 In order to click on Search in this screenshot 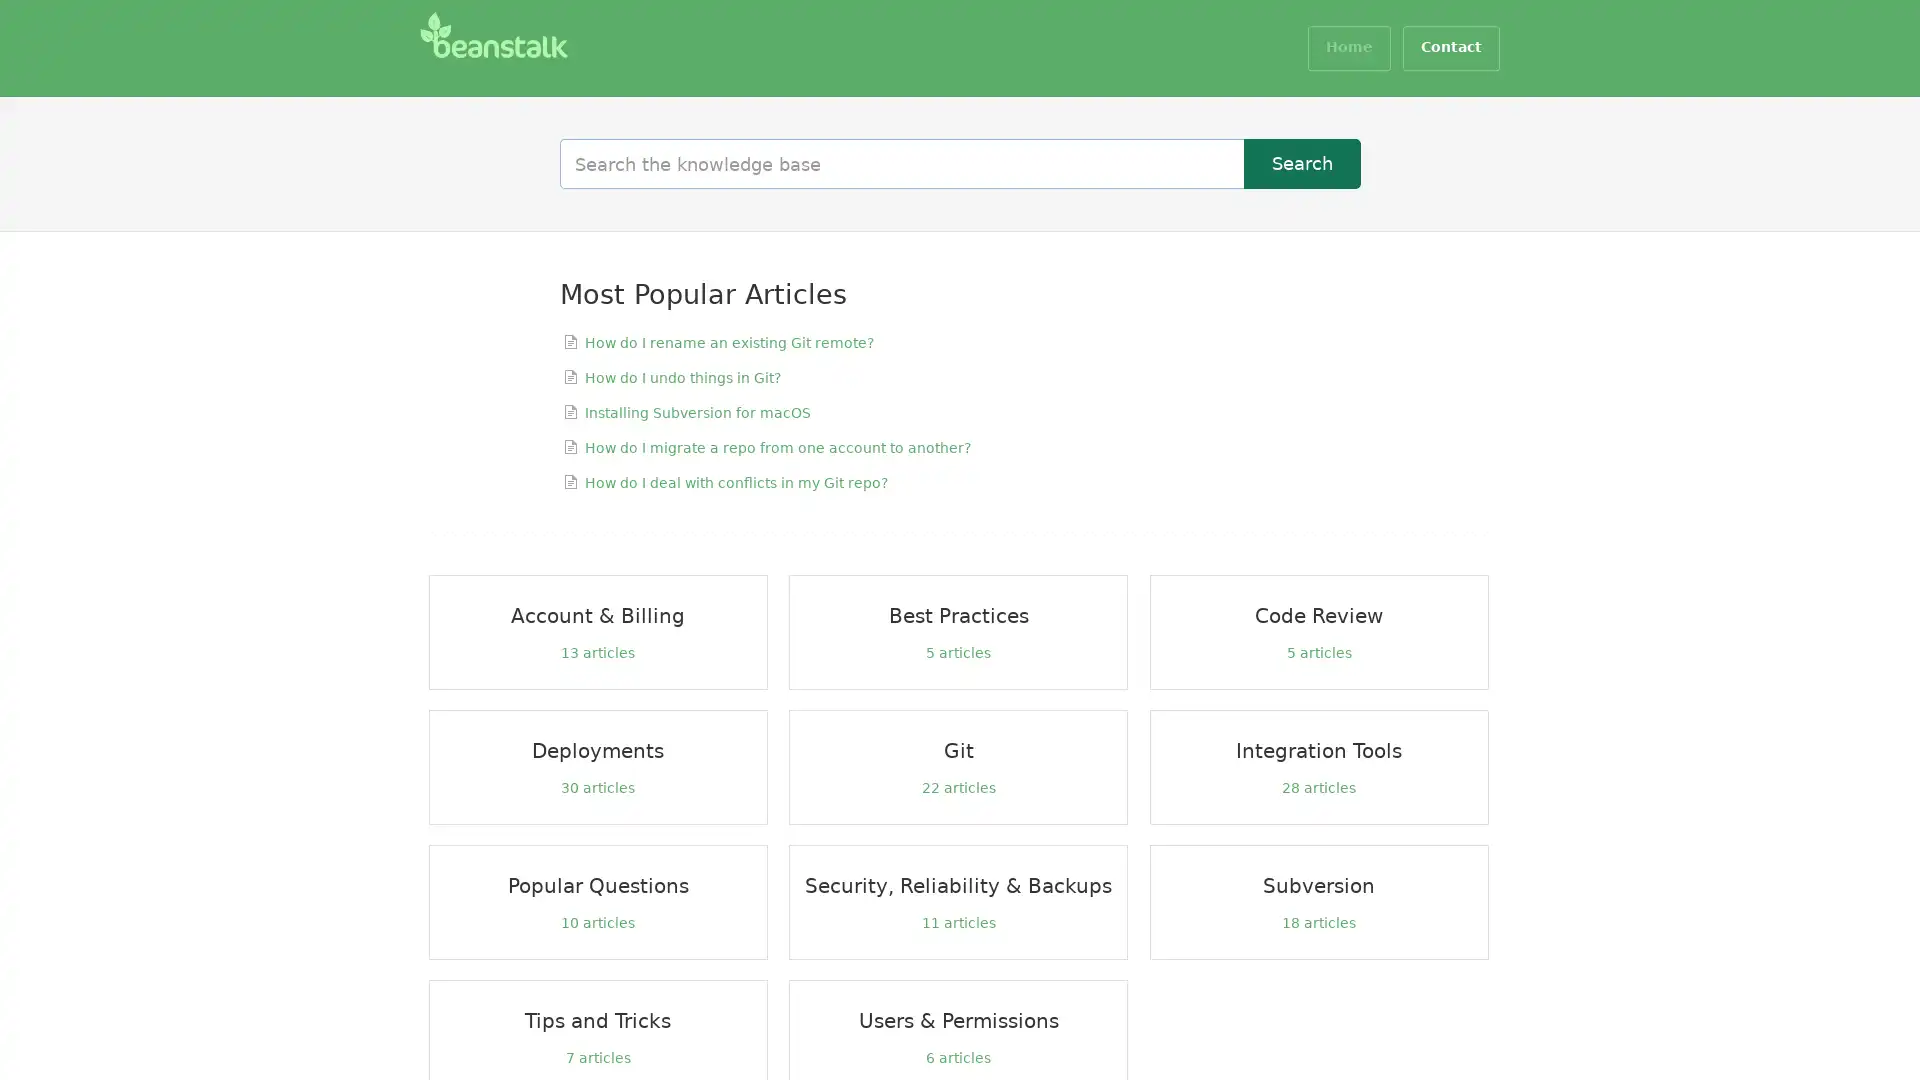, I will do `click(1302, 163)`.